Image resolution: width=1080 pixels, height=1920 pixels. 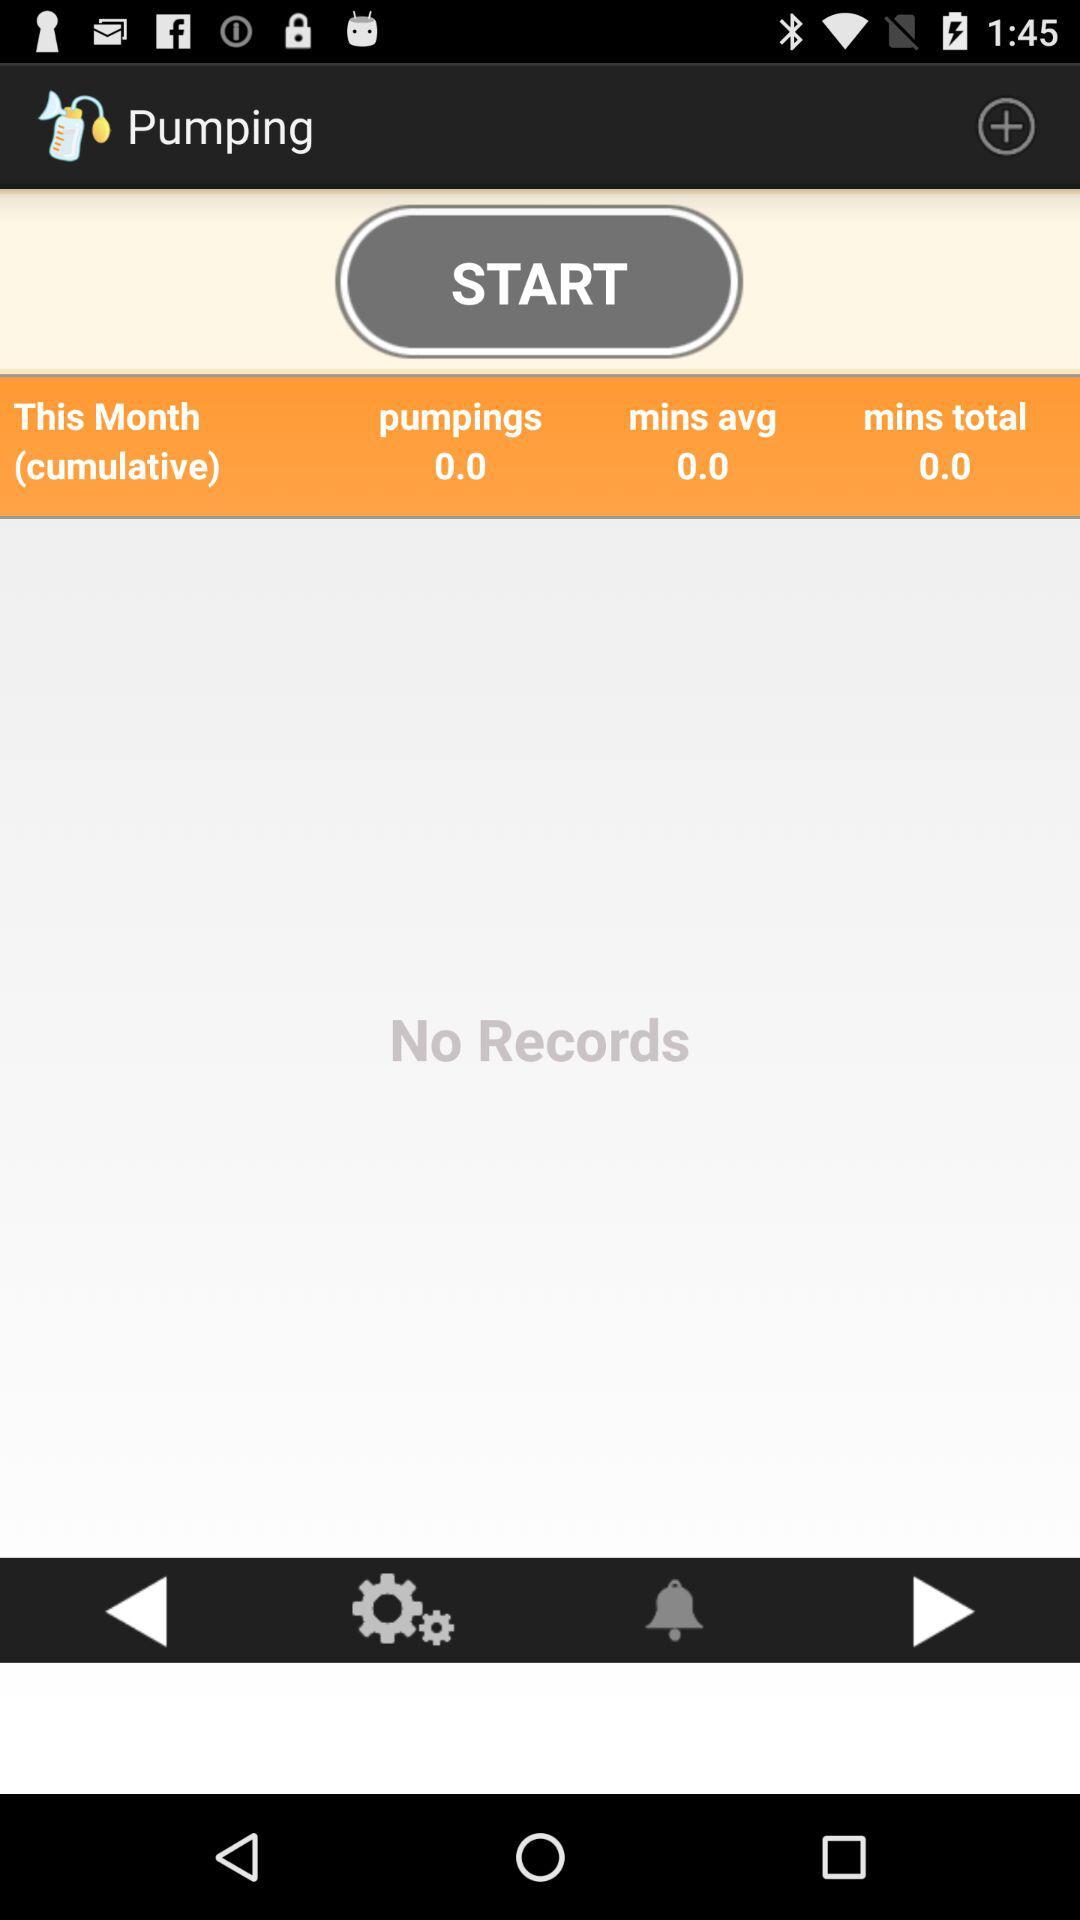 I want to click on alarm, so click(x=675, y=1610).